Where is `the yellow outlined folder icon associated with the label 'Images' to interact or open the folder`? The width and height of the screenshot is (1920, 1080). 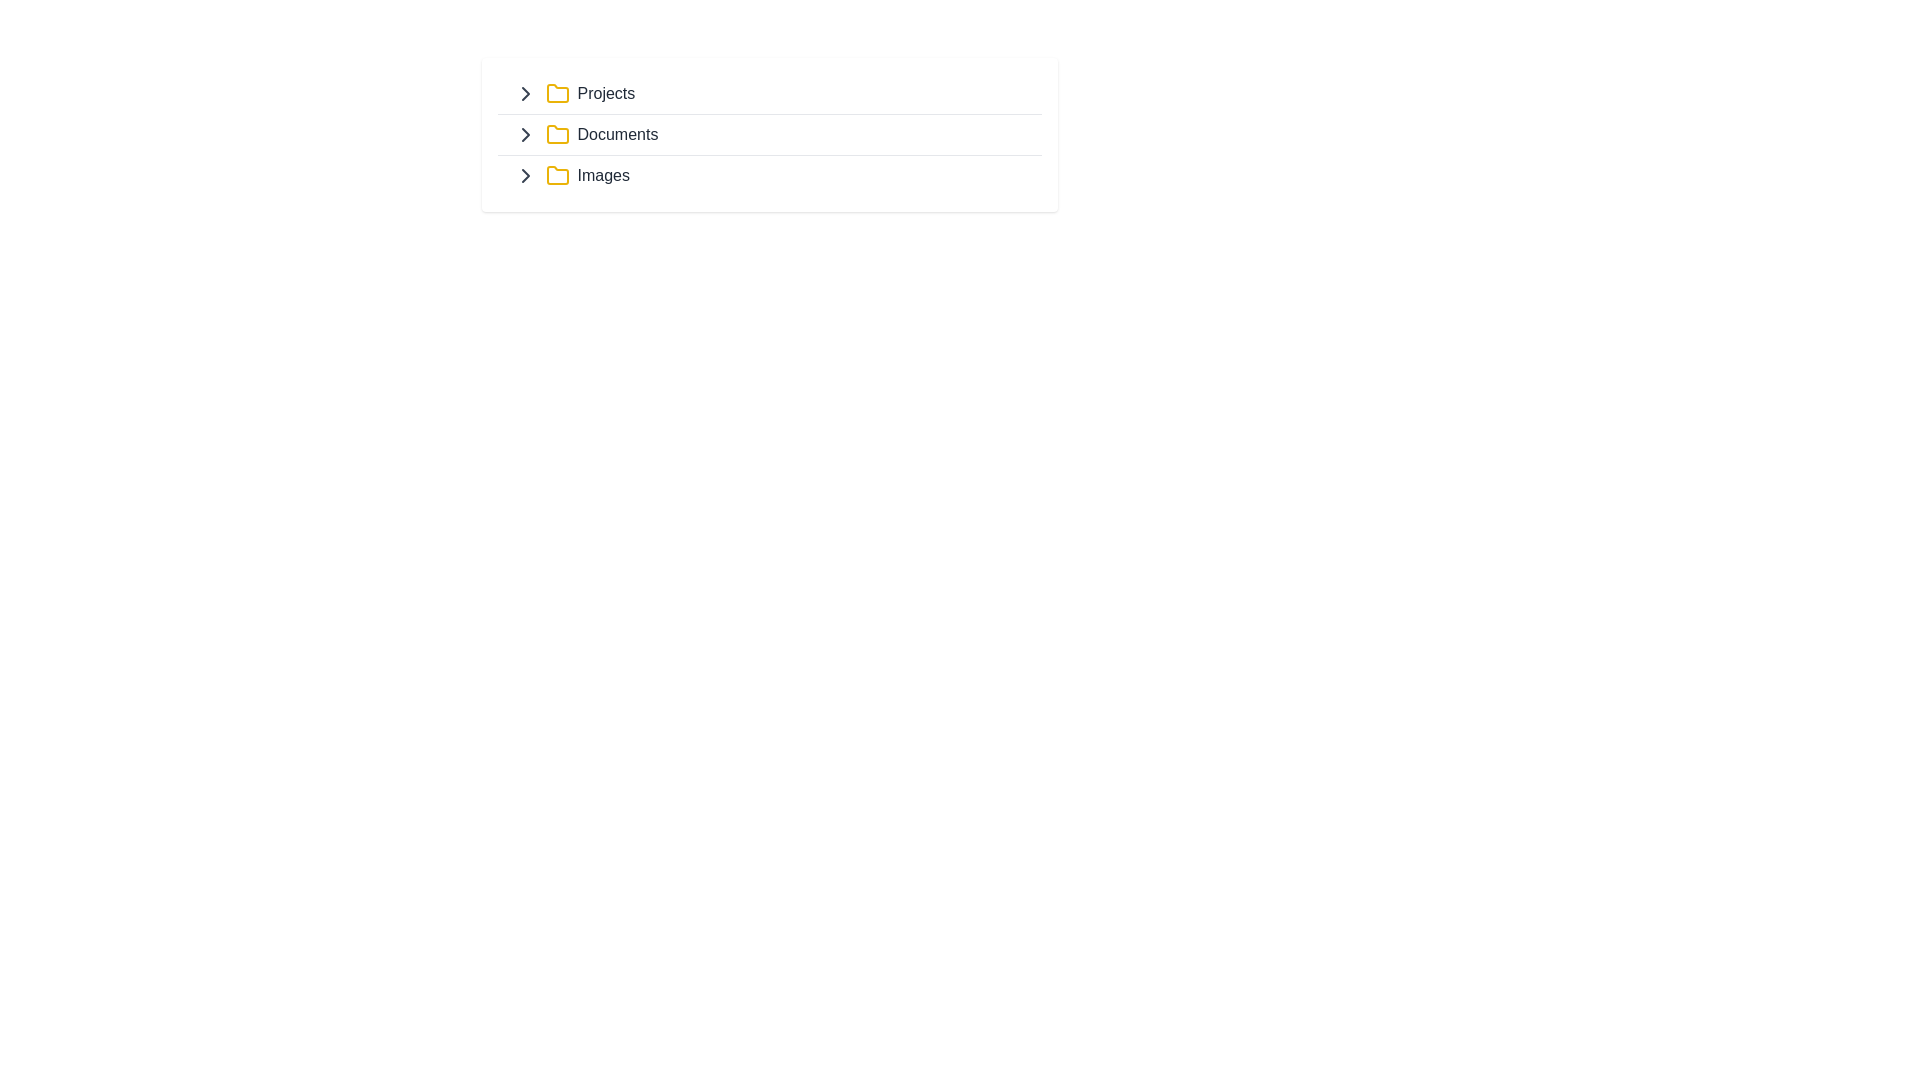 the yellow outlined folder icon associated with the label 'Images' to interact or open the folder is located at coordinates (557, 174).